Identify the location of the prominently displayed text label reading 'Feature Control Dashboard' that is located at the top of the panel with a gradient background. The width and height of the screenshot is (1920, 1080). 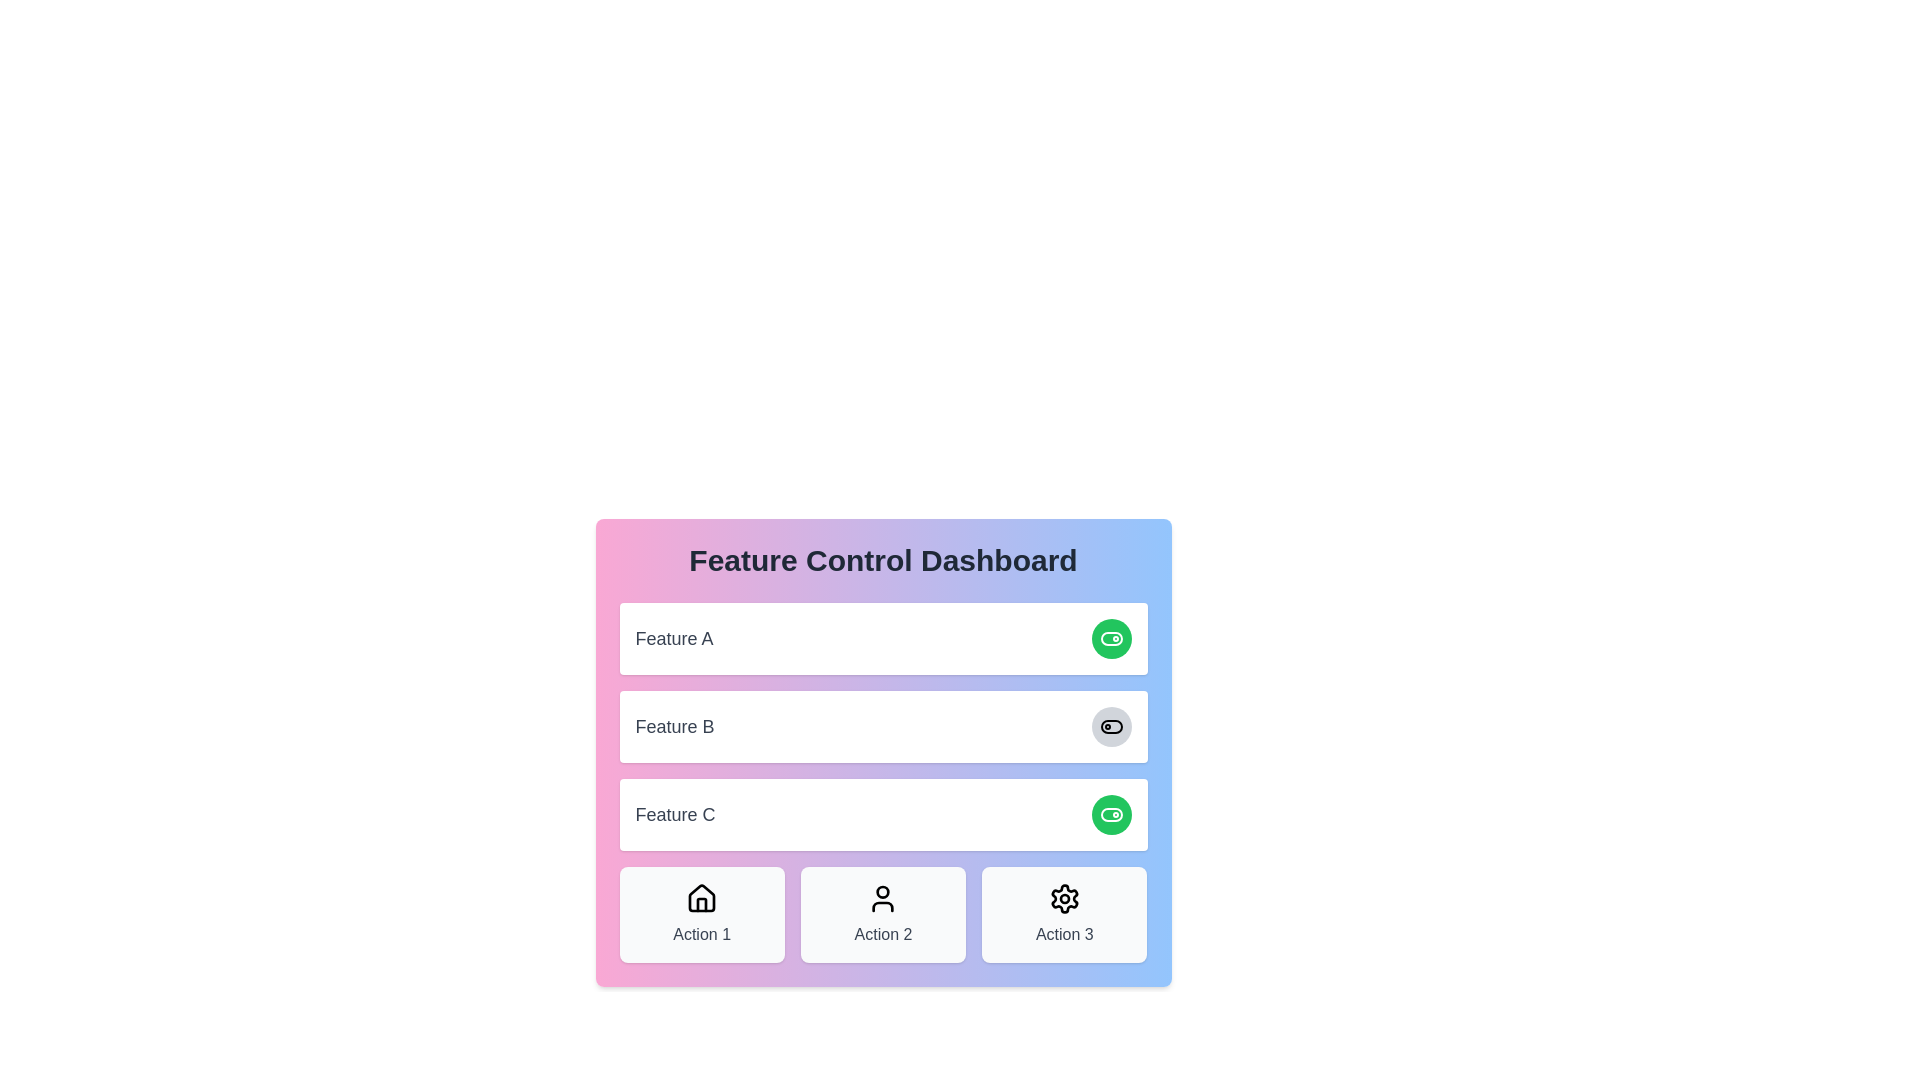
(882, 560).